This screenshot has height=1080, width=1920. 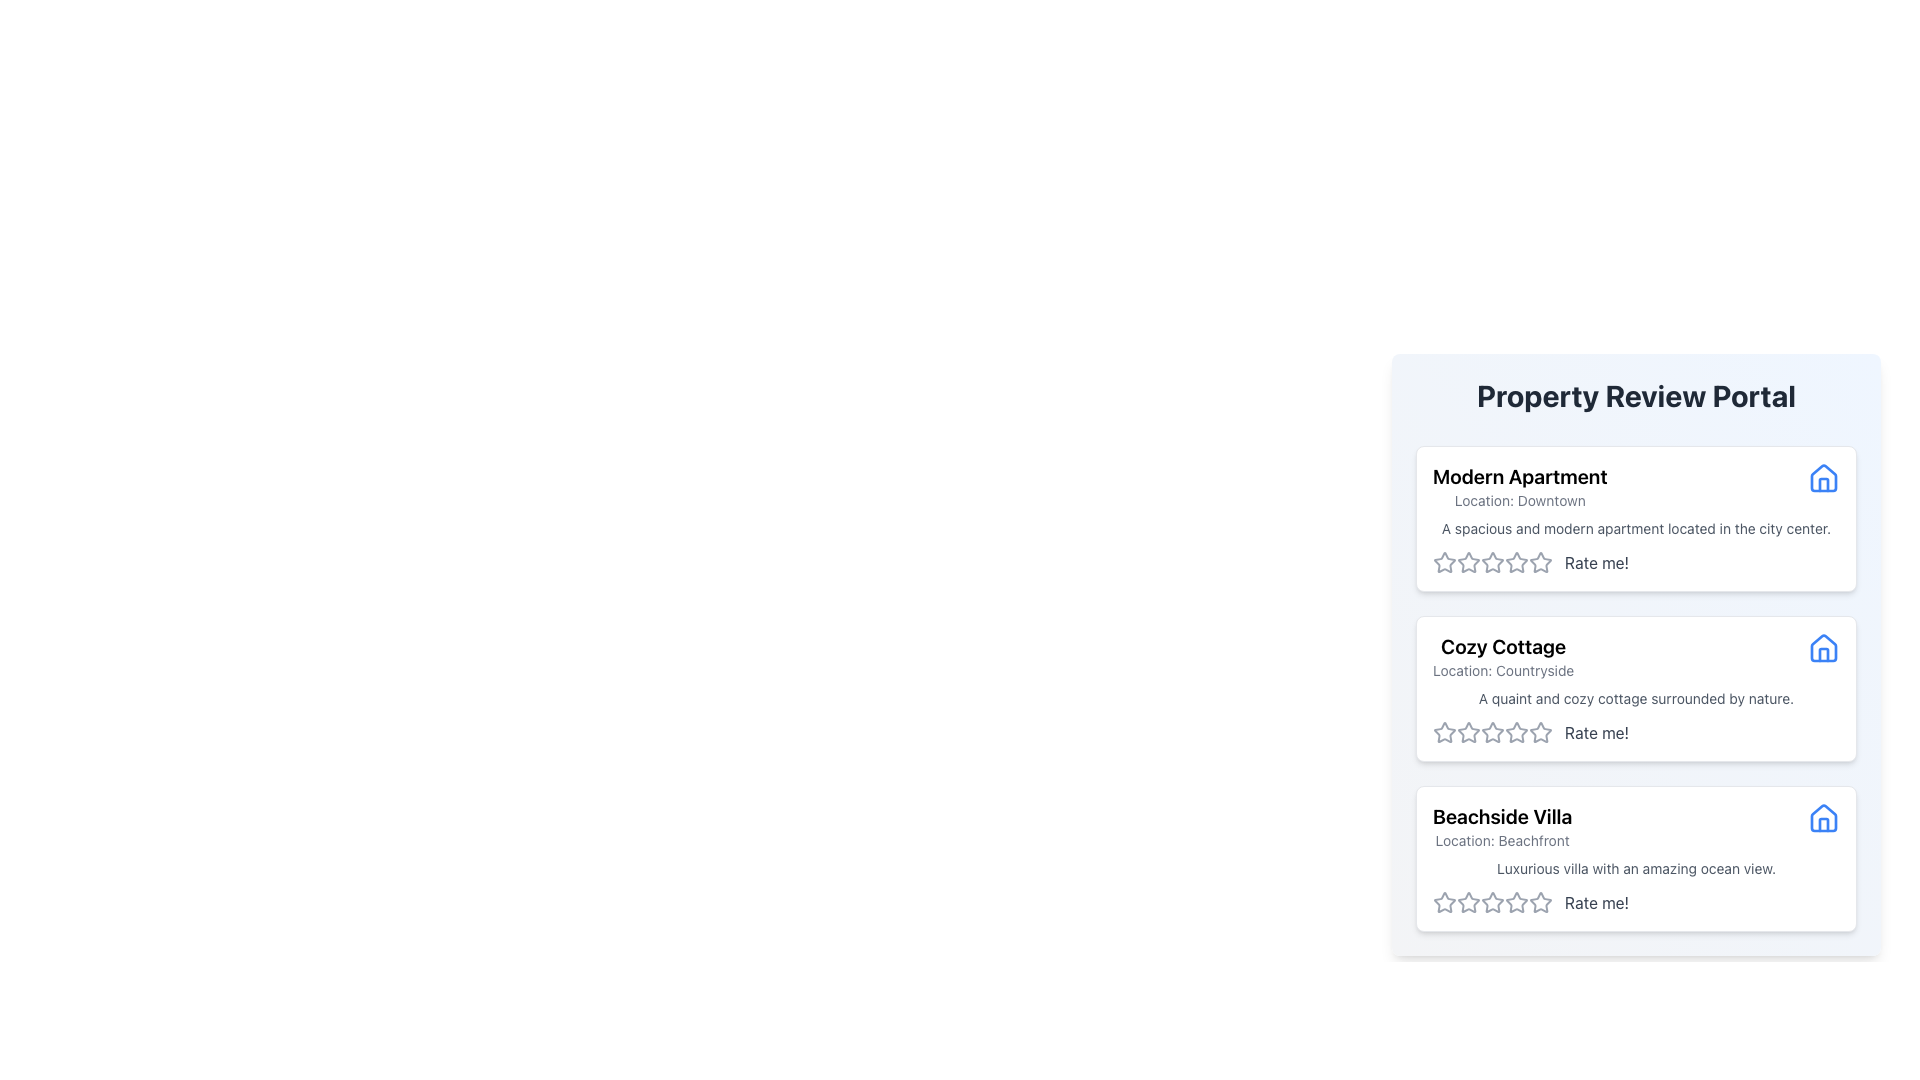 What do you see at coordinates (1468, 732) in the screenshot?
I see `the second star in the rating system for the 'Cozy Cottage' property` at bounding box center [1468, 732].